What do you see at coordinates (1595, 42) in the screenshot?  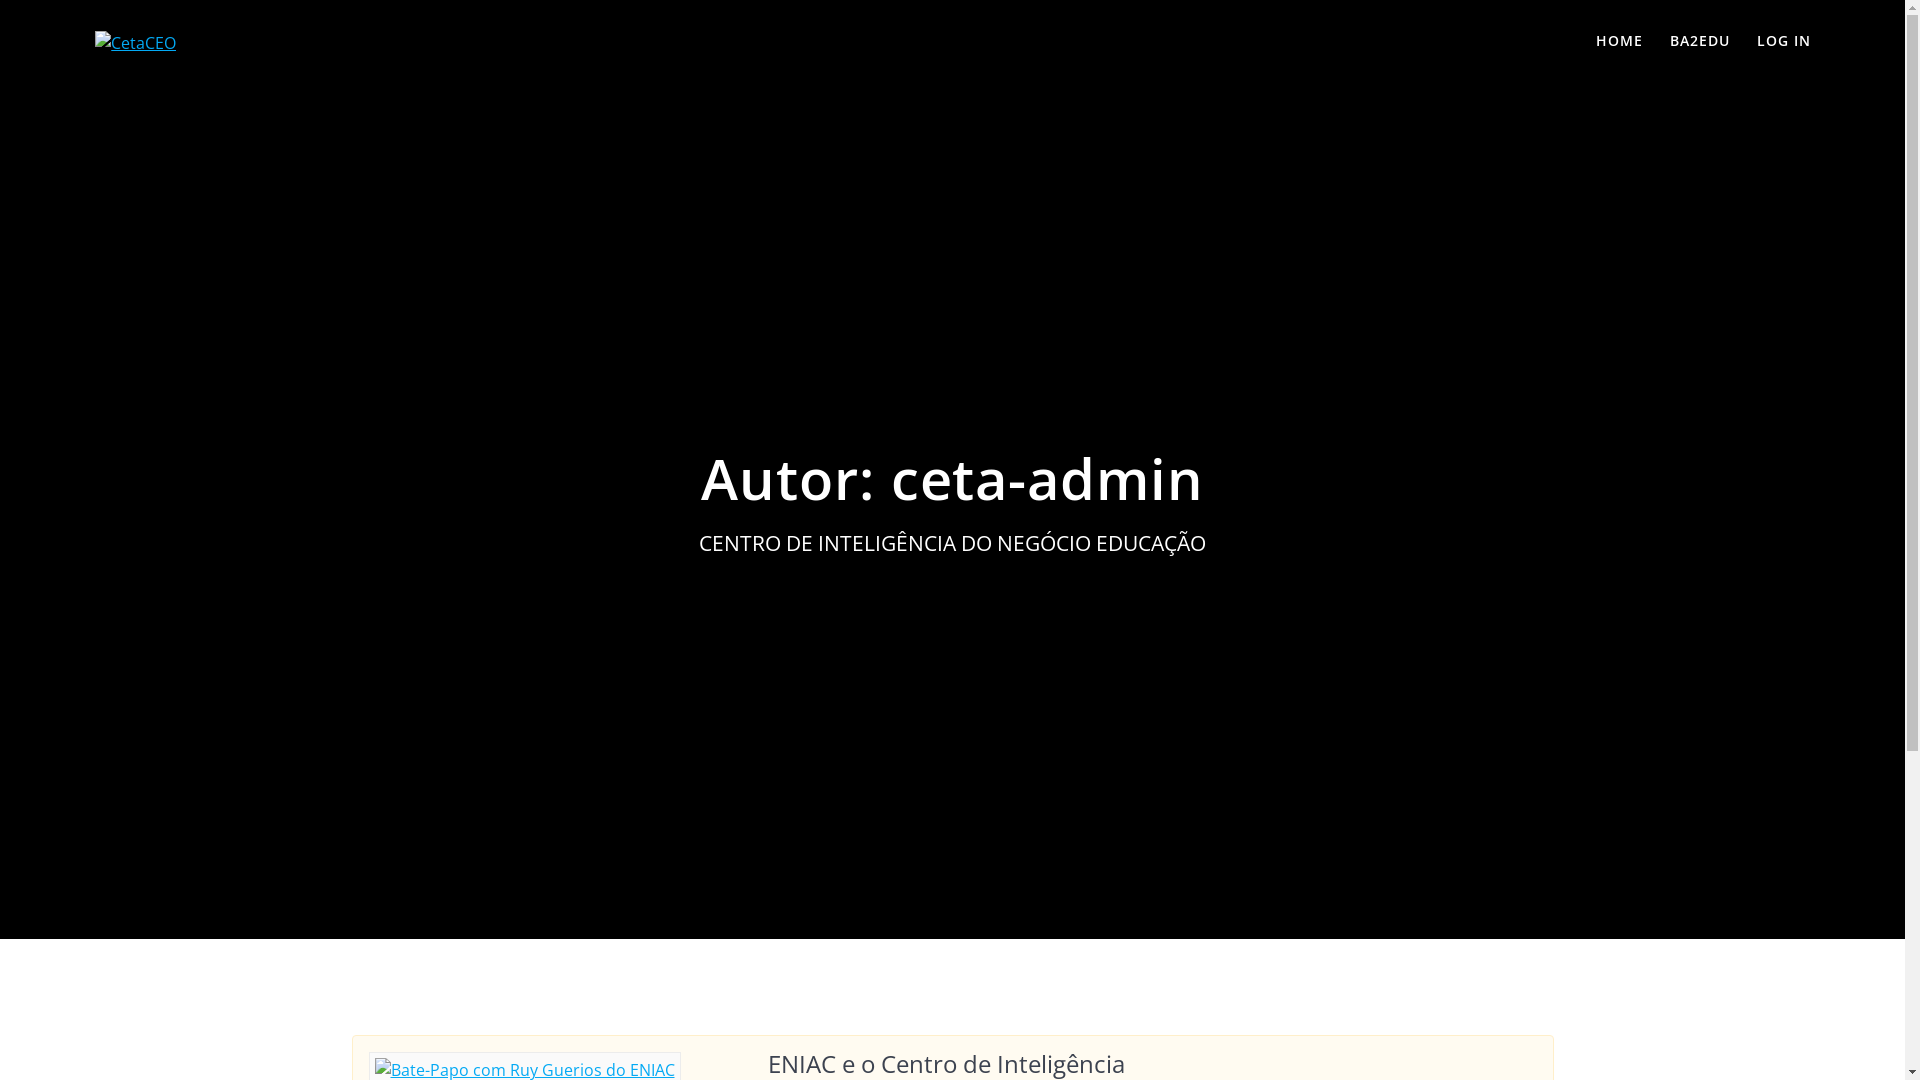 I see `'HOME'` at bounding box center [1595, 42].